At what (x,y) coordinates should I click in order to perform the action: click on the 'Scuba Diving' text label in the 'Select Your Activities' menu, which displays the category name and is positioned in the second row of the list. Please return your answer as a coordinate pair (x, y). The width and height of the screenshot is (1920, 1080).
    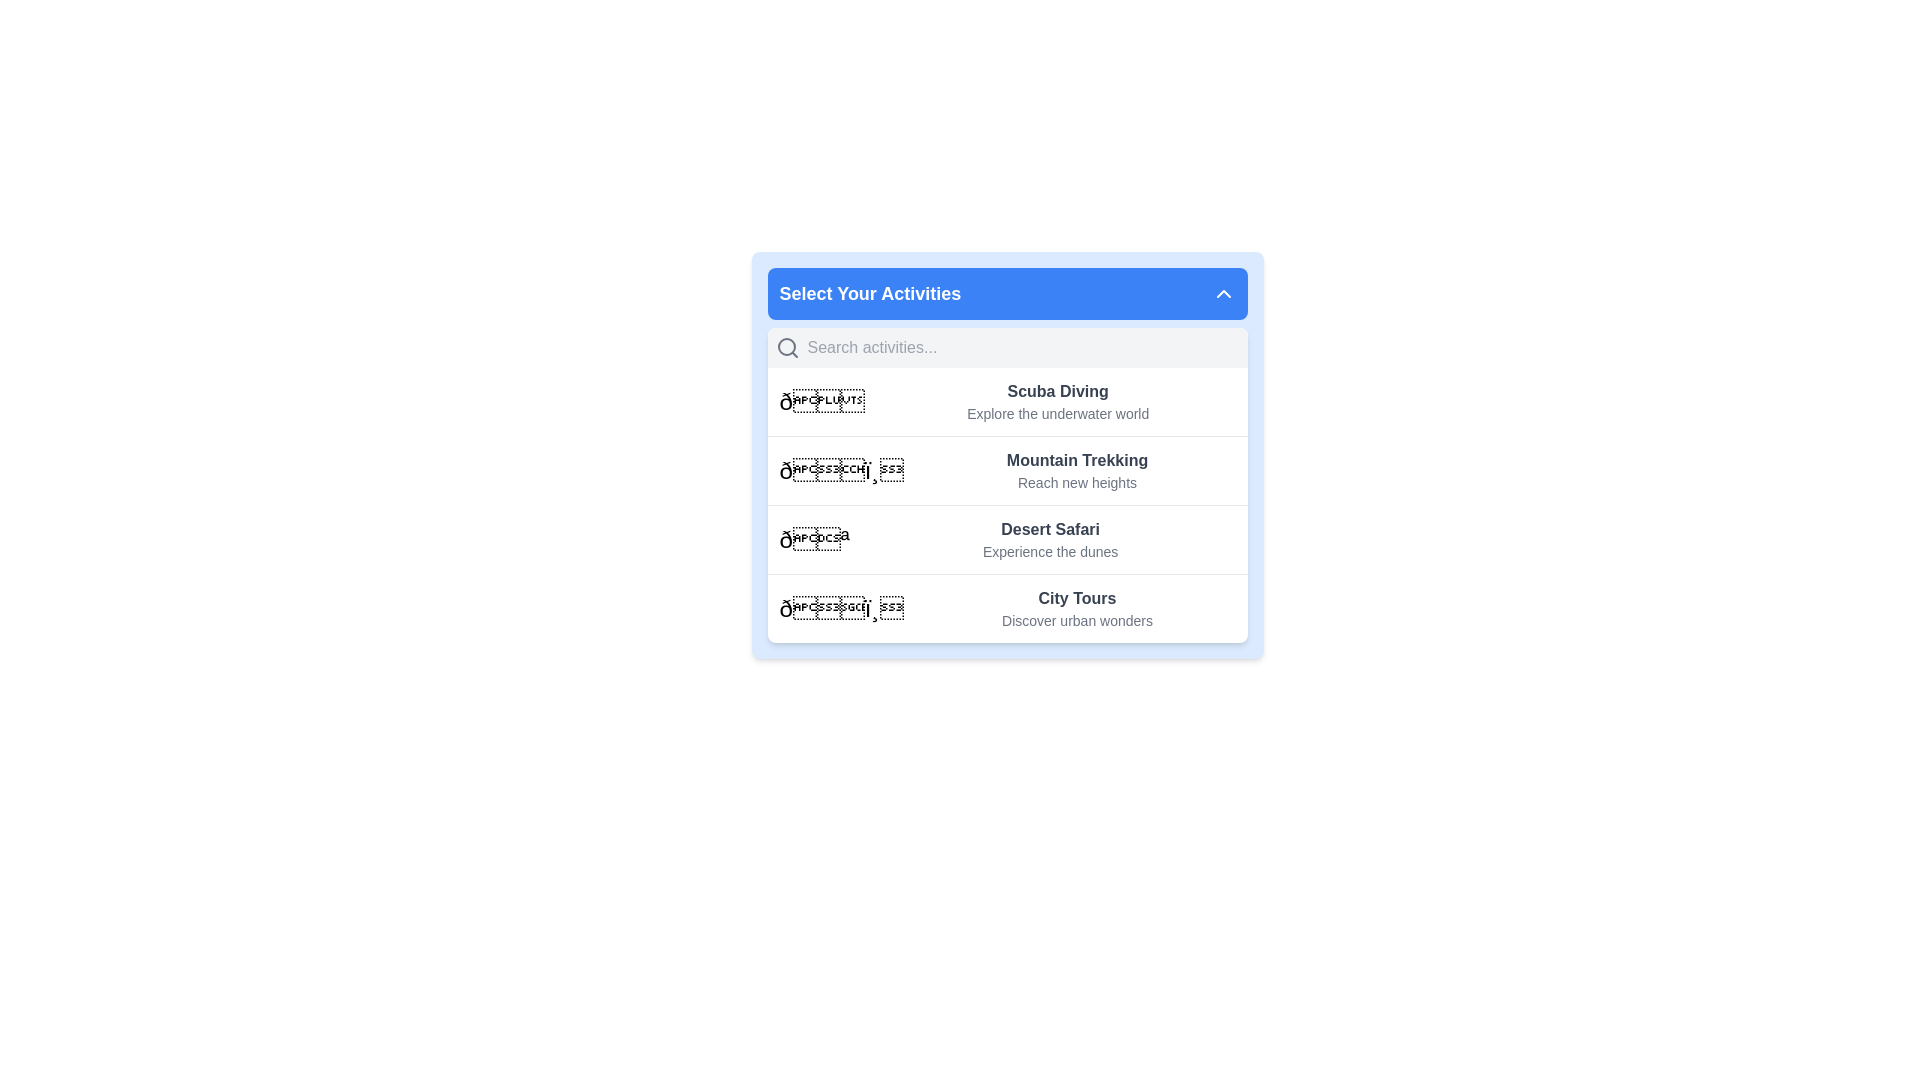
    Looking at the image, I should click on (1057, 392).